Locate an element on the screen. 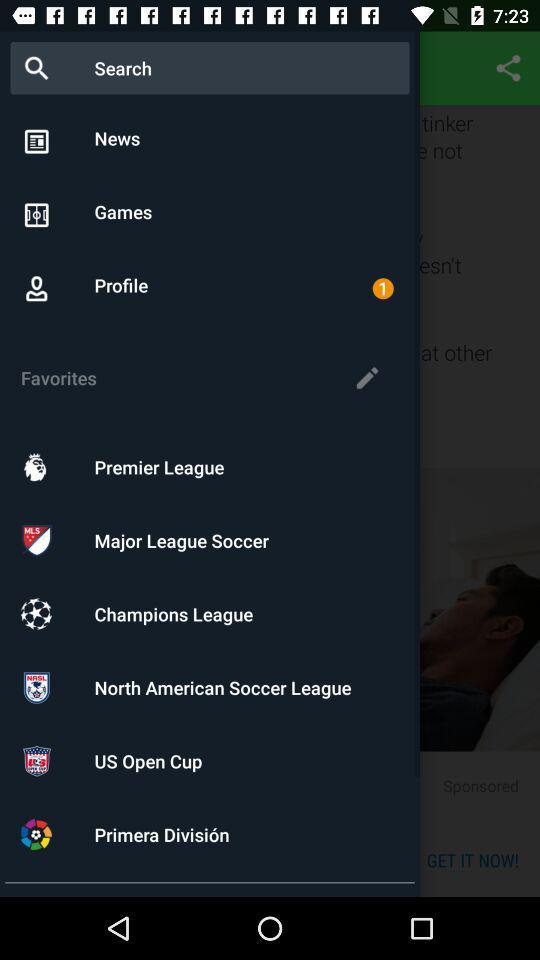 The width and height of the screenshot is (540, 960). the icon shown in the last option positioned at the bottom of the page is located at coordinates (36, 835).